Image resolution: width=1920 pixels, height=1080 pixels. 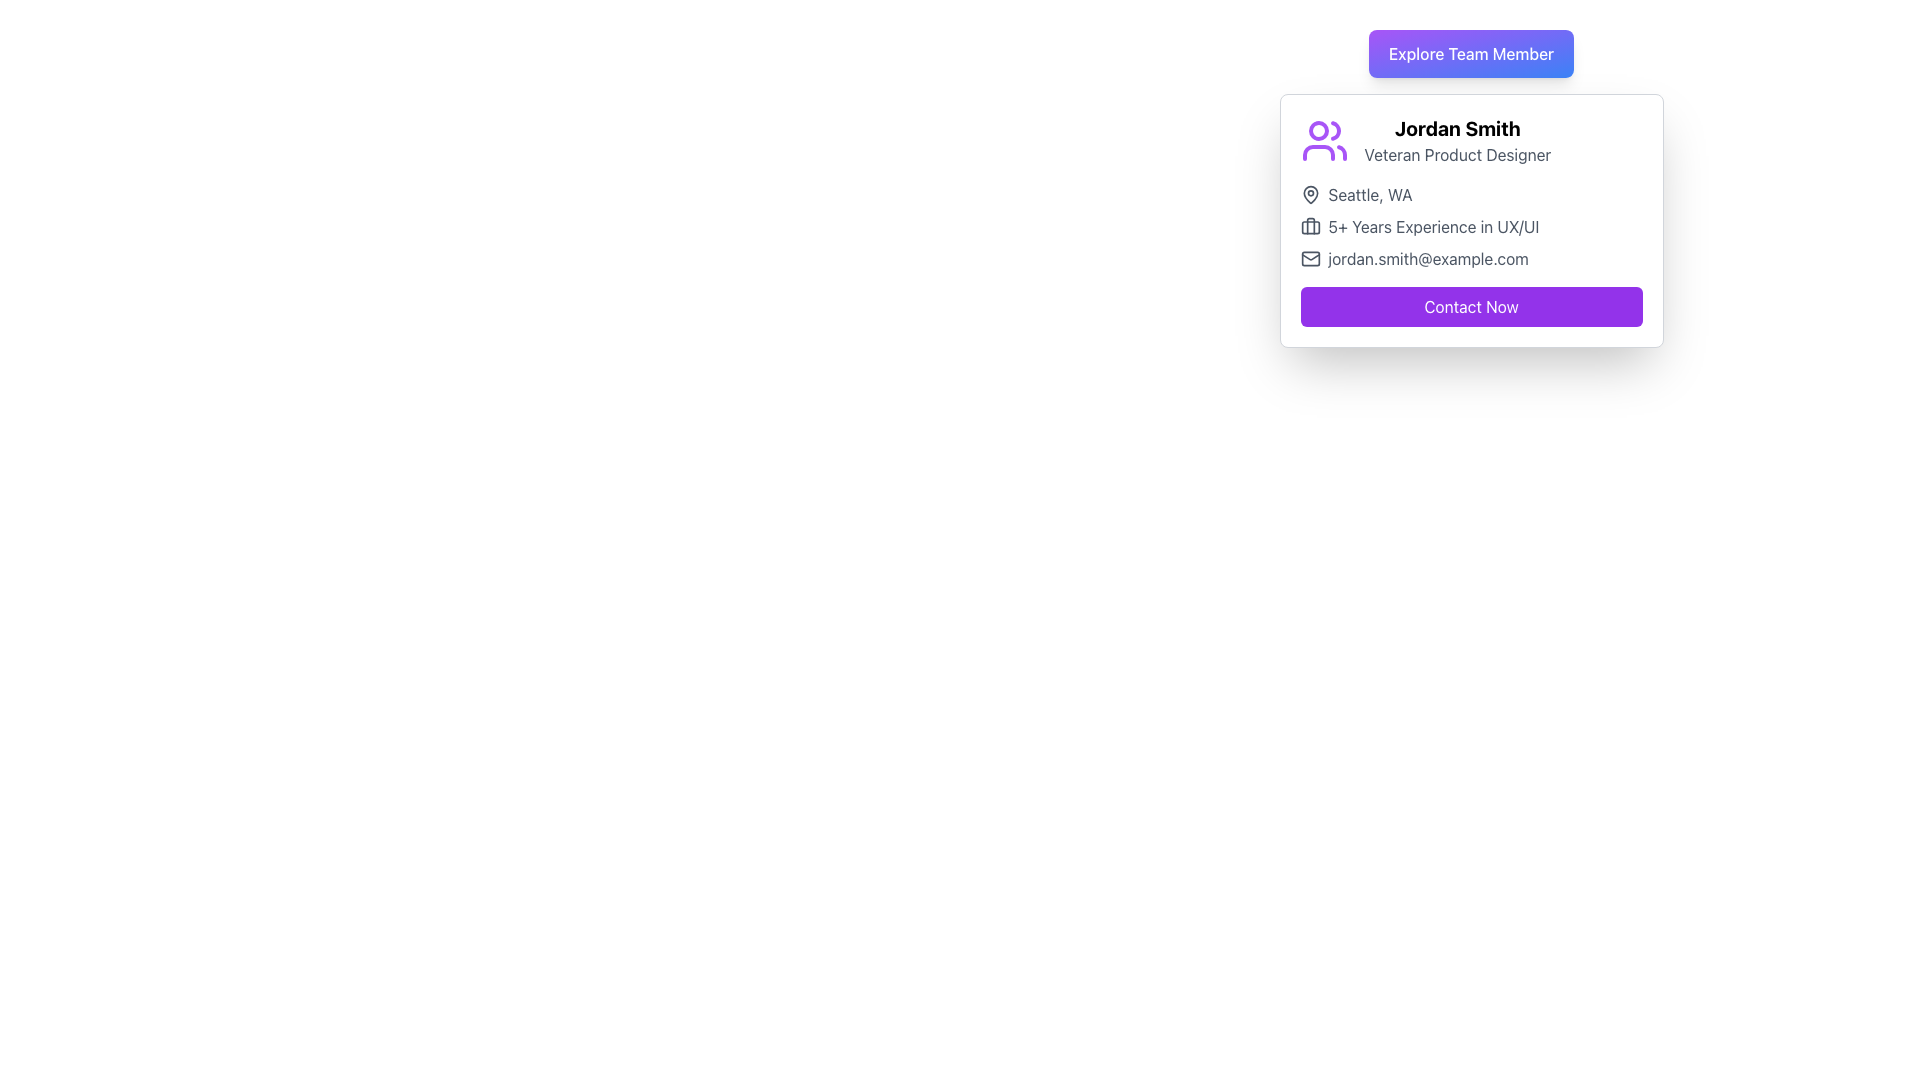 What do you see at coordinates (1310, 226) in the screenshot?
I see `SVG Rectangular Shape that is part of the briefcase icon in the user information section, located in the center-right area of the interface` at bounding box center [1310, 226].